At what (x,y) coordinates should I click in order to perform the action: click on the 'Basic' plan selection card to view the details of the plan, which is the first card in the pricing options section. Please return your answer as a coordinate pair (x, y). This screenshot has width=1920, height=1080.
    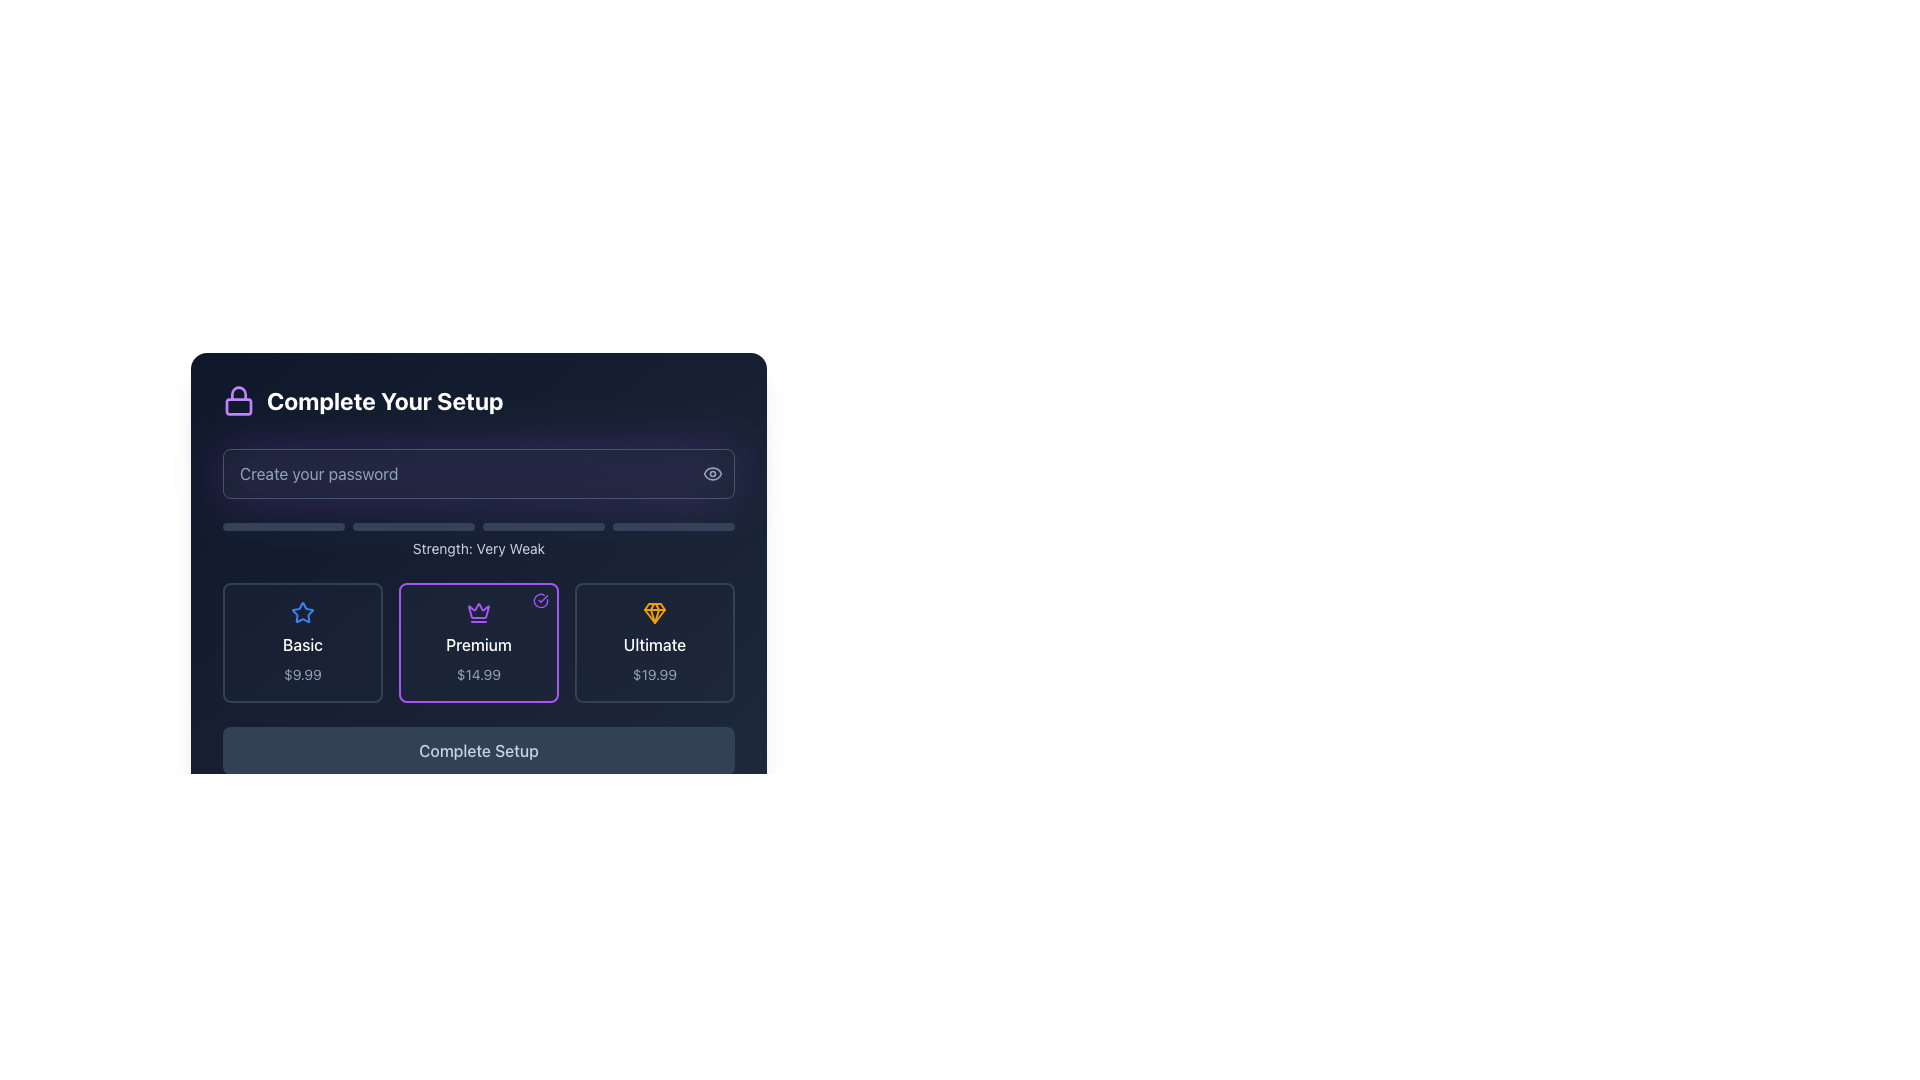
    Looking at the image, I should click on (301, 643).